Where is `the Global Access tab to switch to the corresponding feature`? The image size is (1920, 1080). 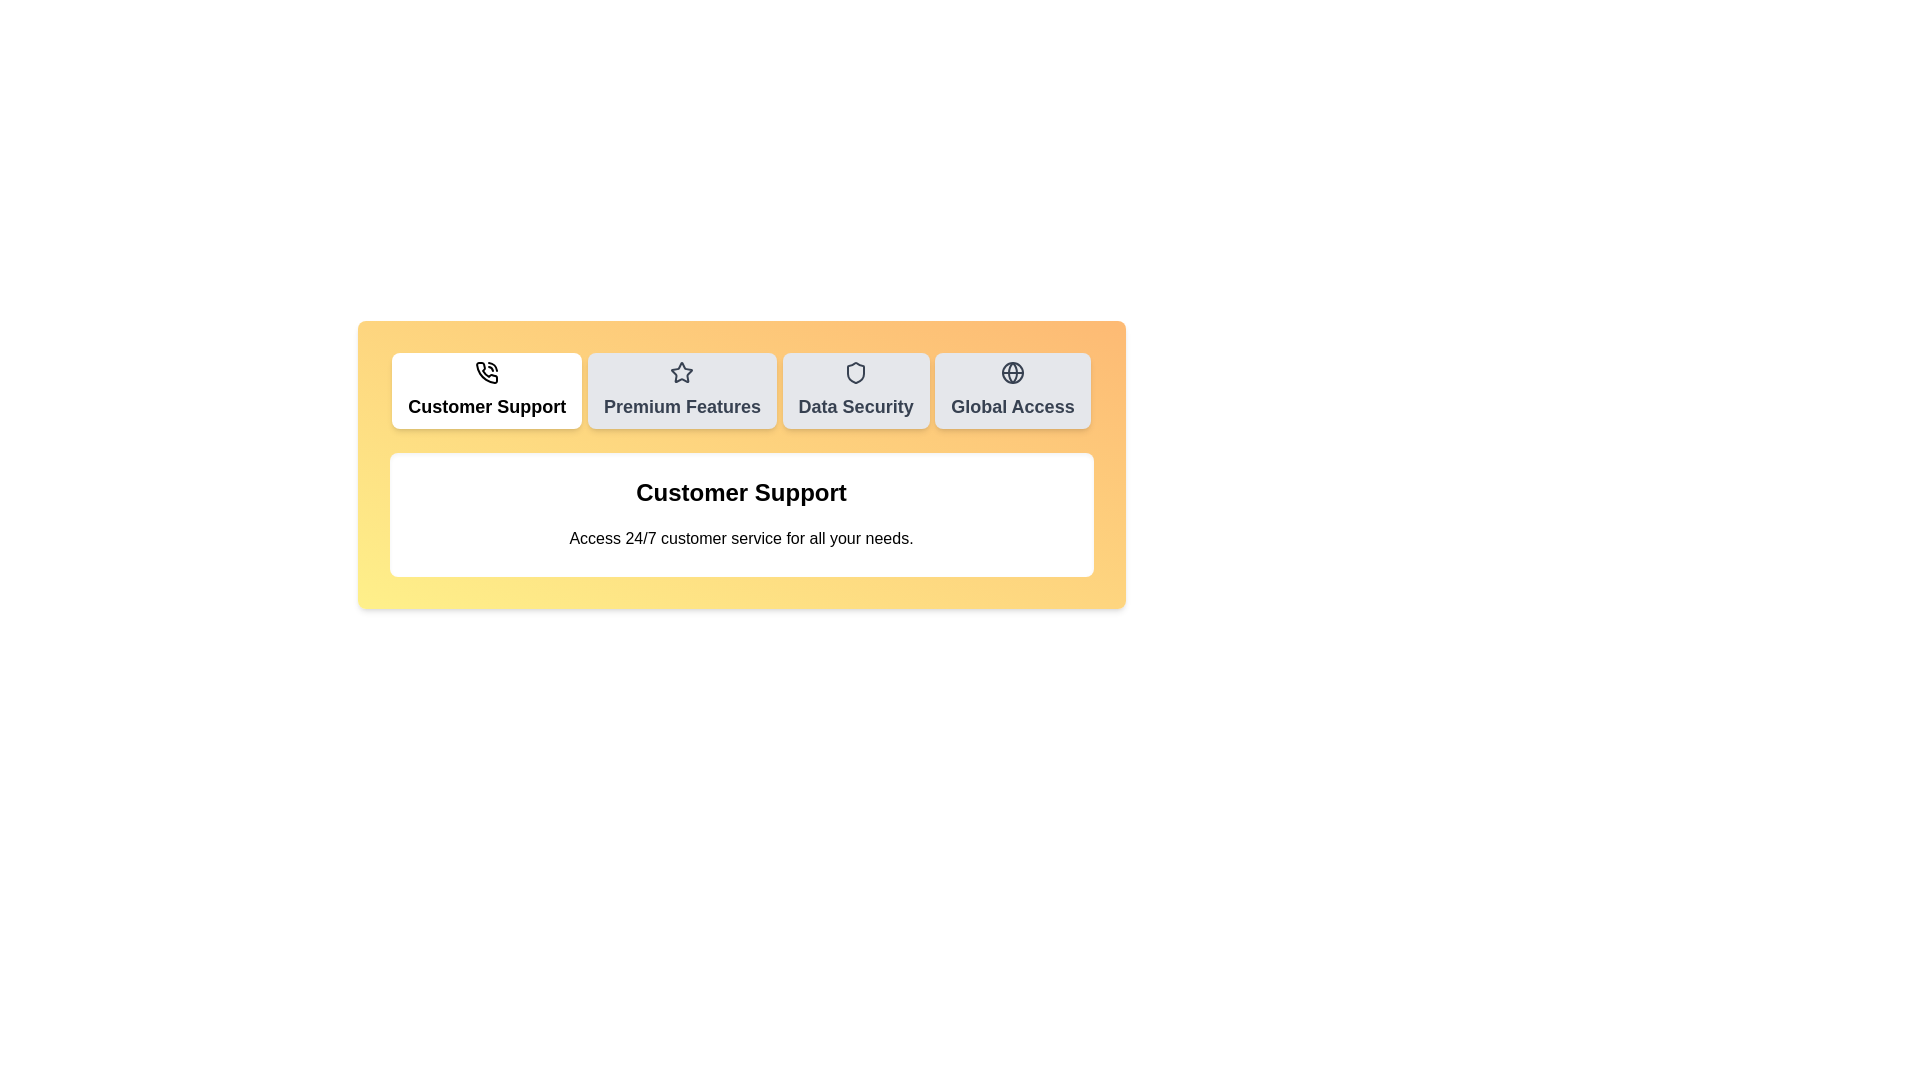 the Global Access tab to switch to the corresponding feature is located at coordinates (1012, 390).